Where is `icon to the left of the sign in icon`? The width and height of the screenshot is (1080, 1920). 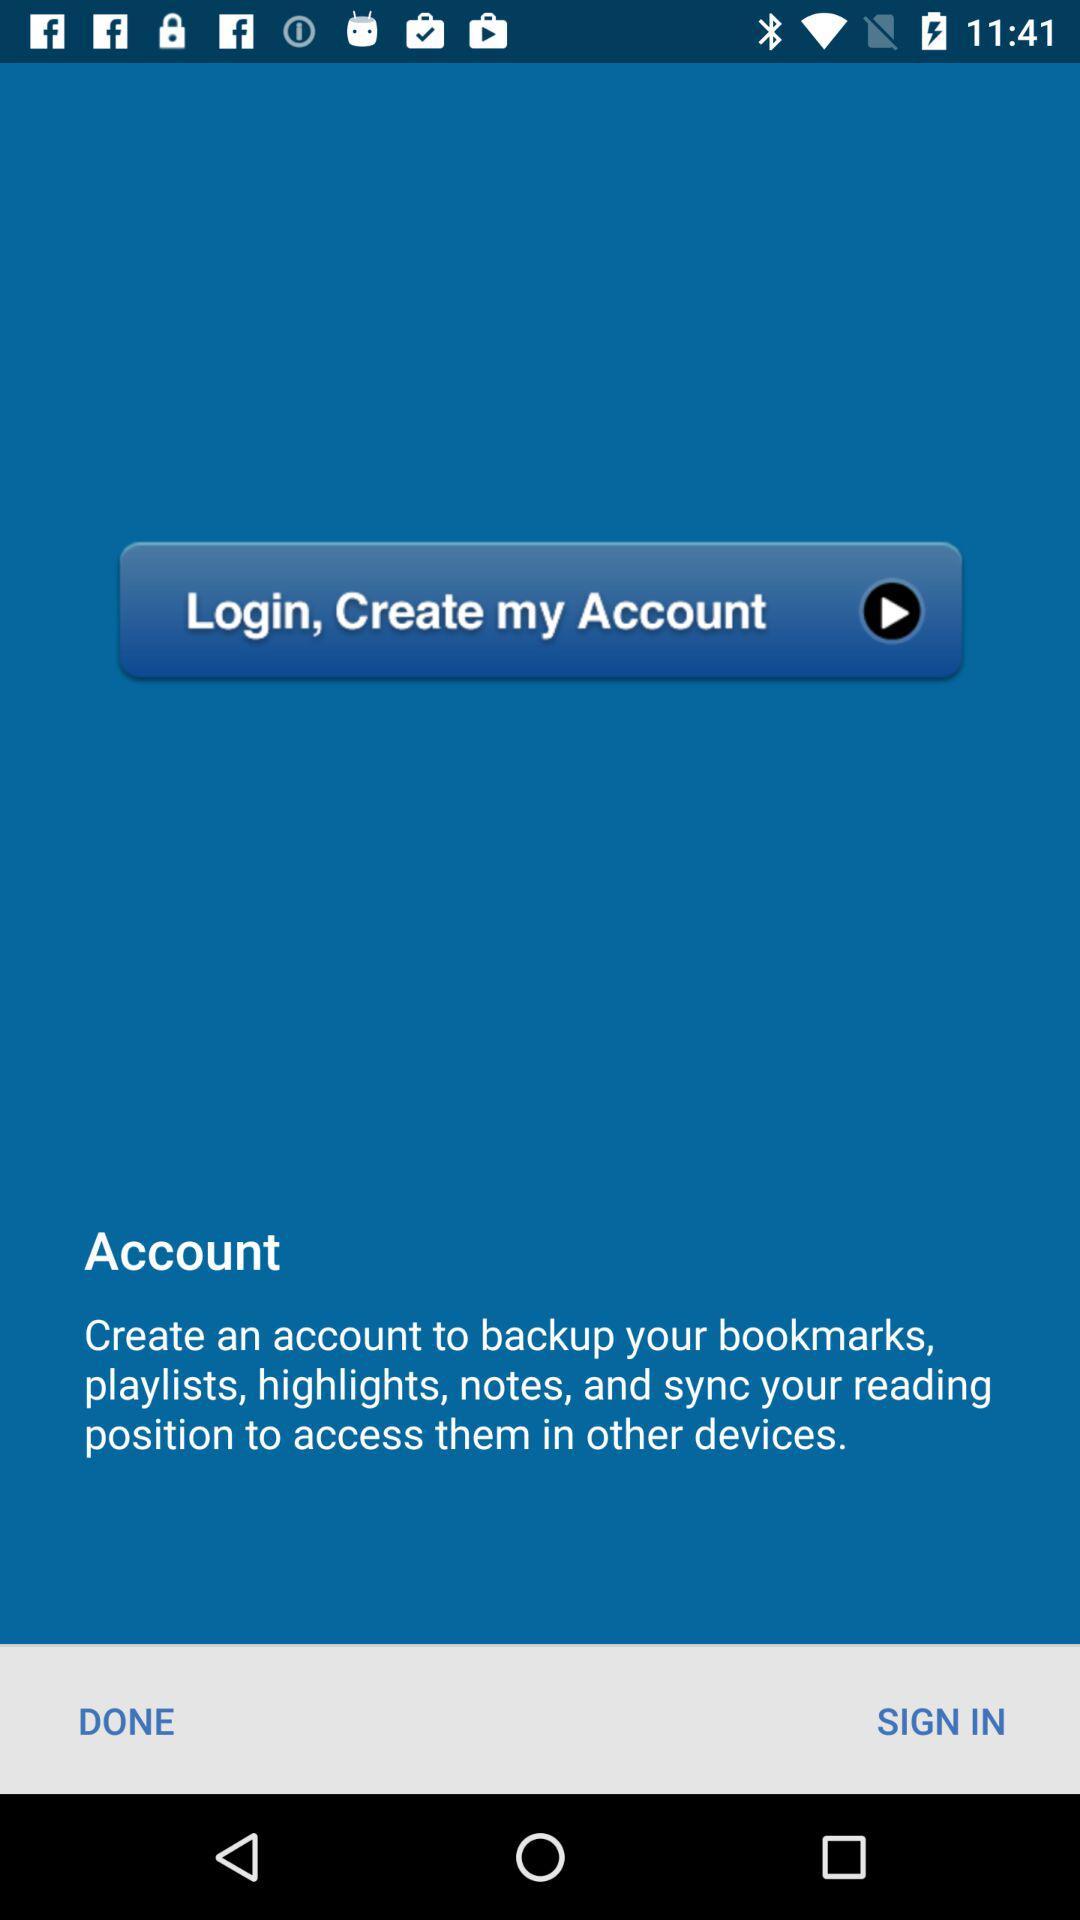
icon to the left of the sign in icon is located at coordinates (126, 1719).